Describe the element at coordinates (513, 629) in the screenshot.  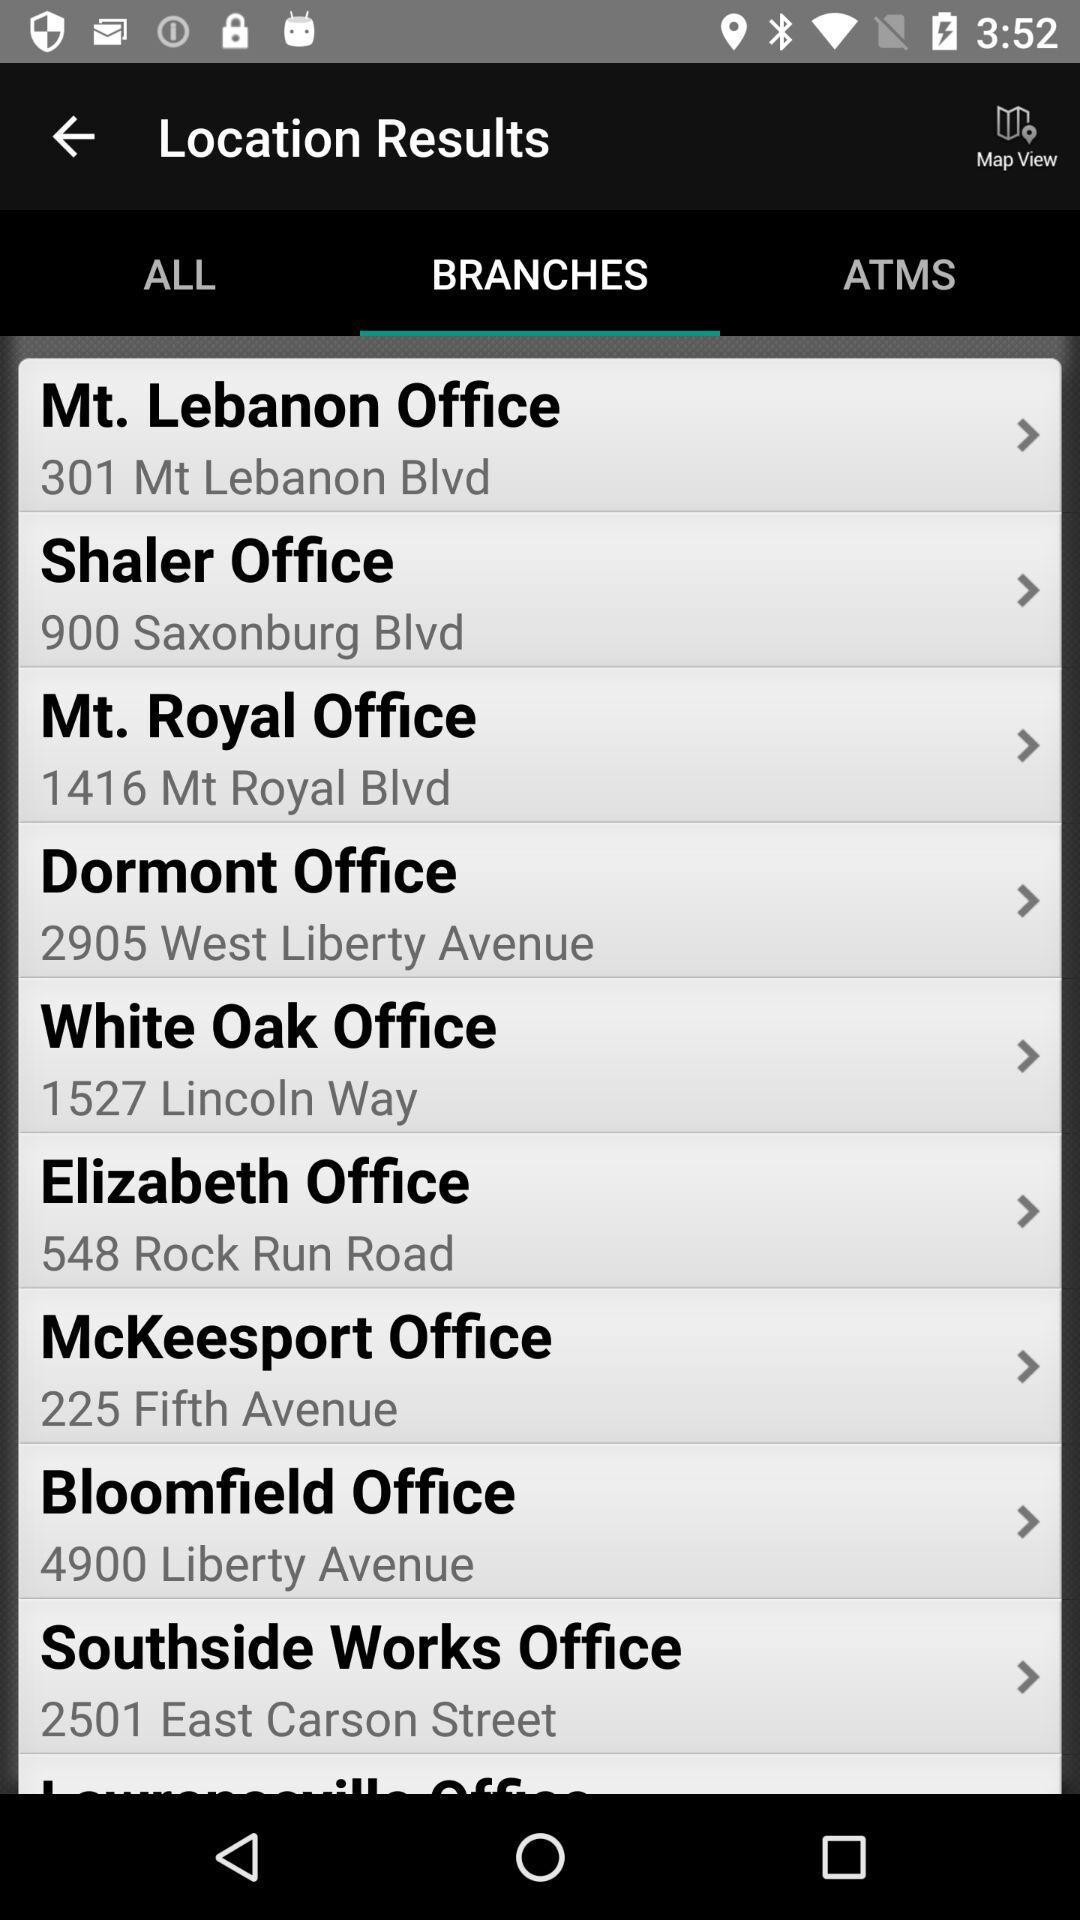
I see `icon below shaler office item` at that location.